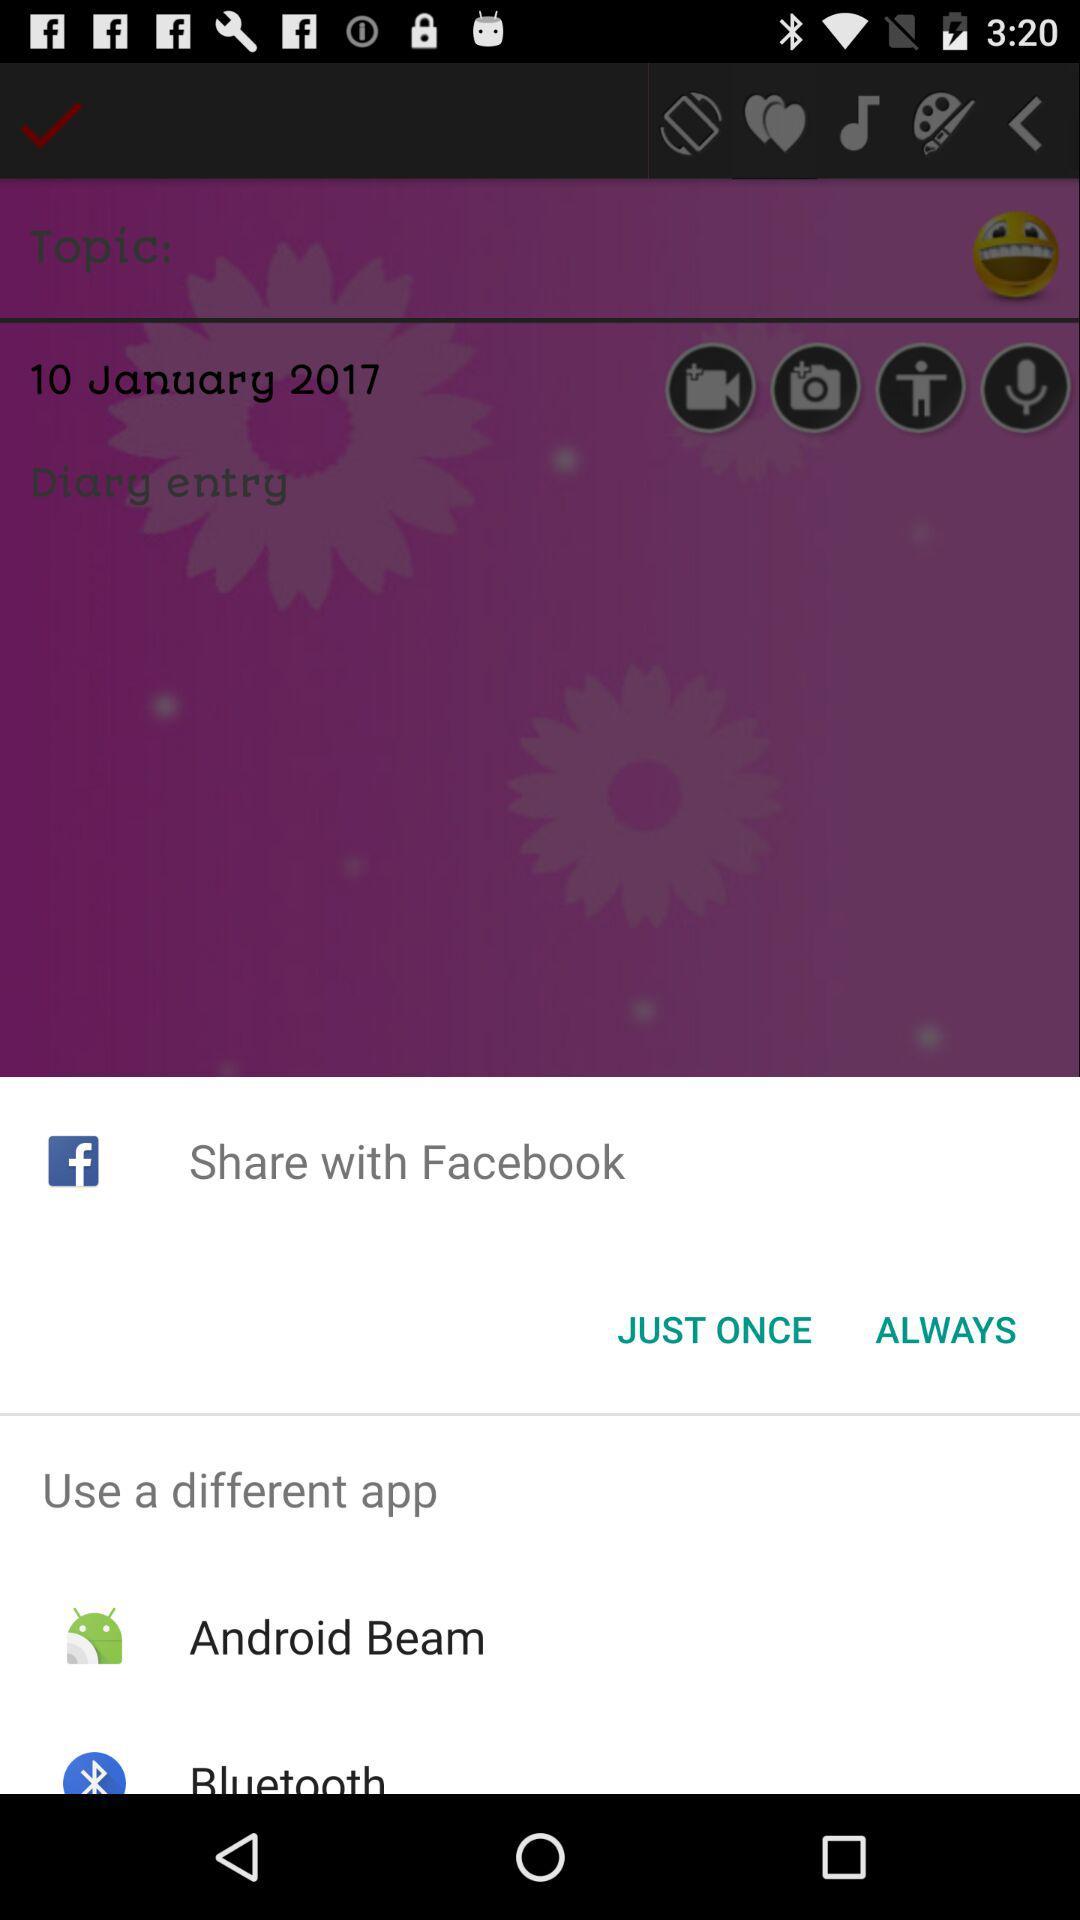 The width and height of the screenshot is (1080, 1920). Describe the element at coordinates (336, 1636) in the screenshot. I see `the android beam item` at that location.